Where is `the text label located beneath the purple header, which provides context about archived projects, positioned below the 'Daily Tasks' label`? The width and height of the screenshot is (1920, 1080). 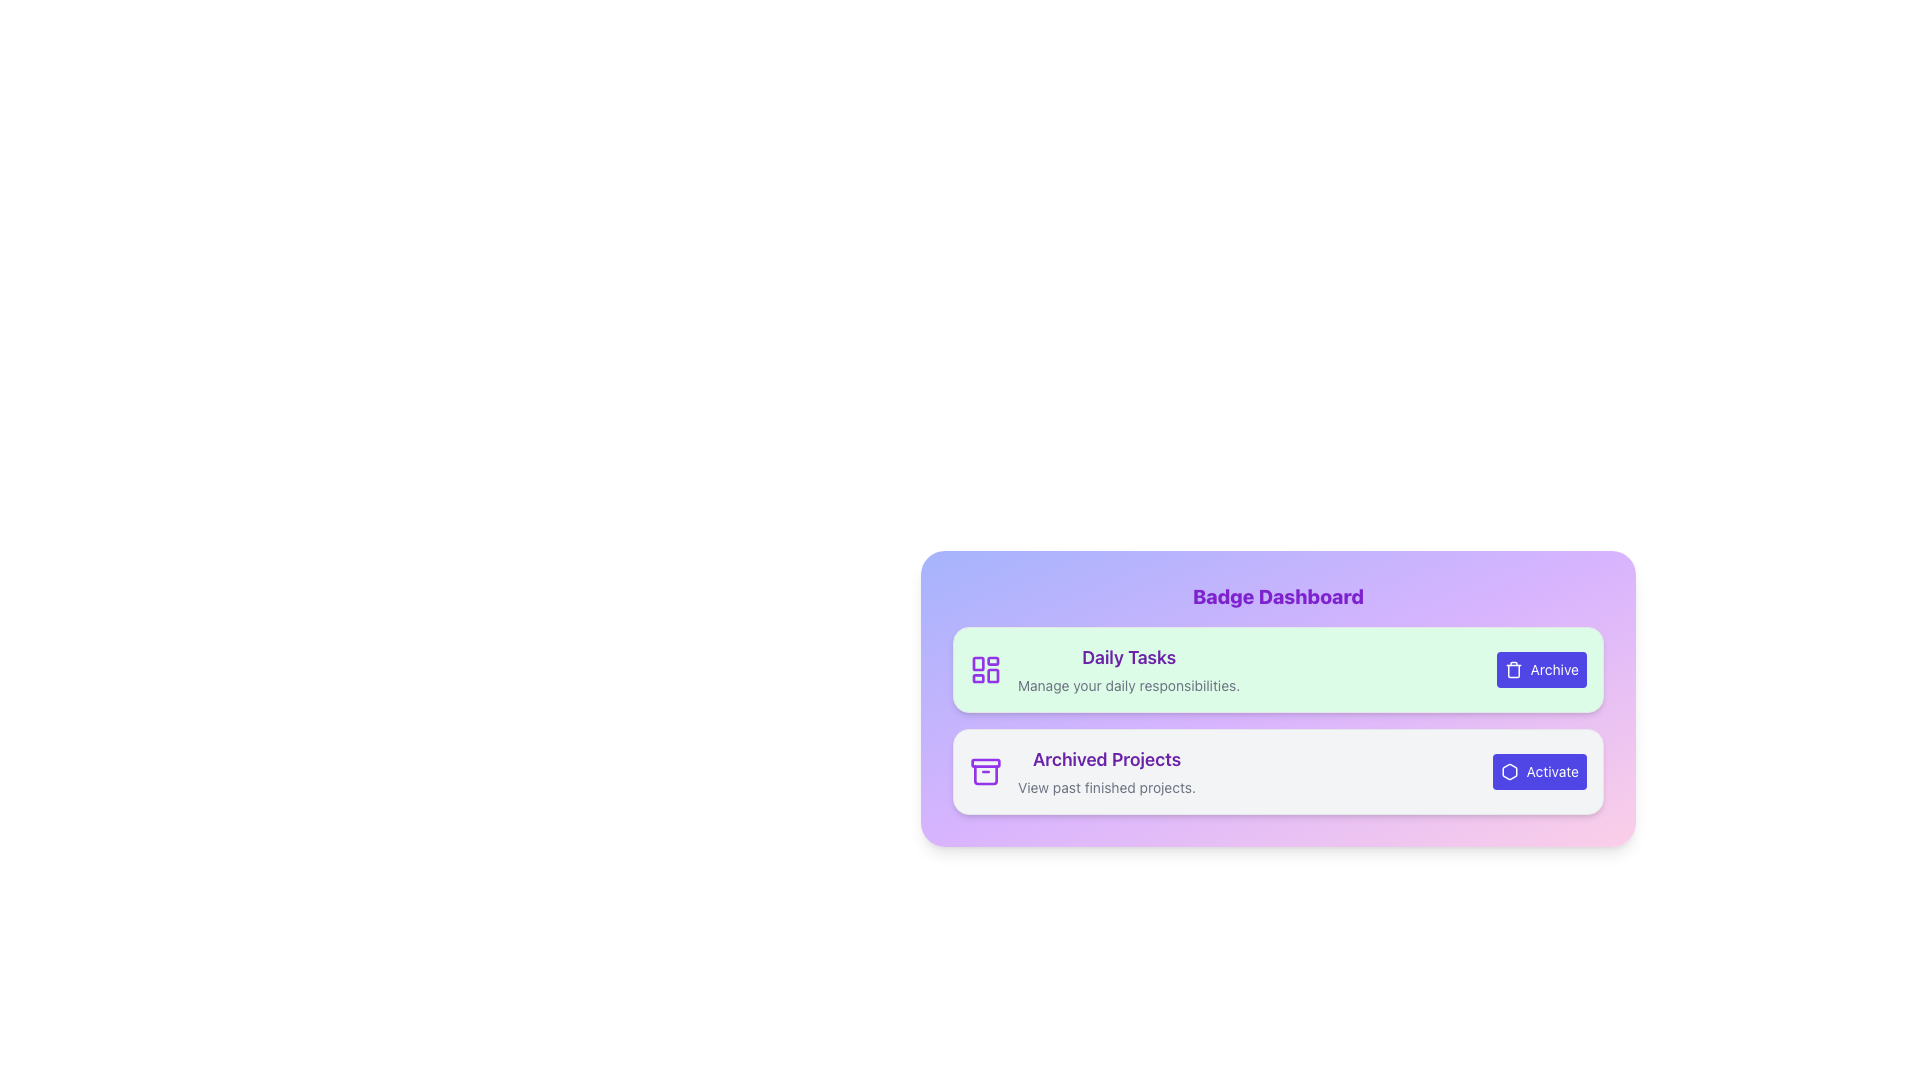
the text label located beneath the purple header, which provides context about archived projects, positioned below the 'Daily Tasks' label is located at coordinates (1106, 770).